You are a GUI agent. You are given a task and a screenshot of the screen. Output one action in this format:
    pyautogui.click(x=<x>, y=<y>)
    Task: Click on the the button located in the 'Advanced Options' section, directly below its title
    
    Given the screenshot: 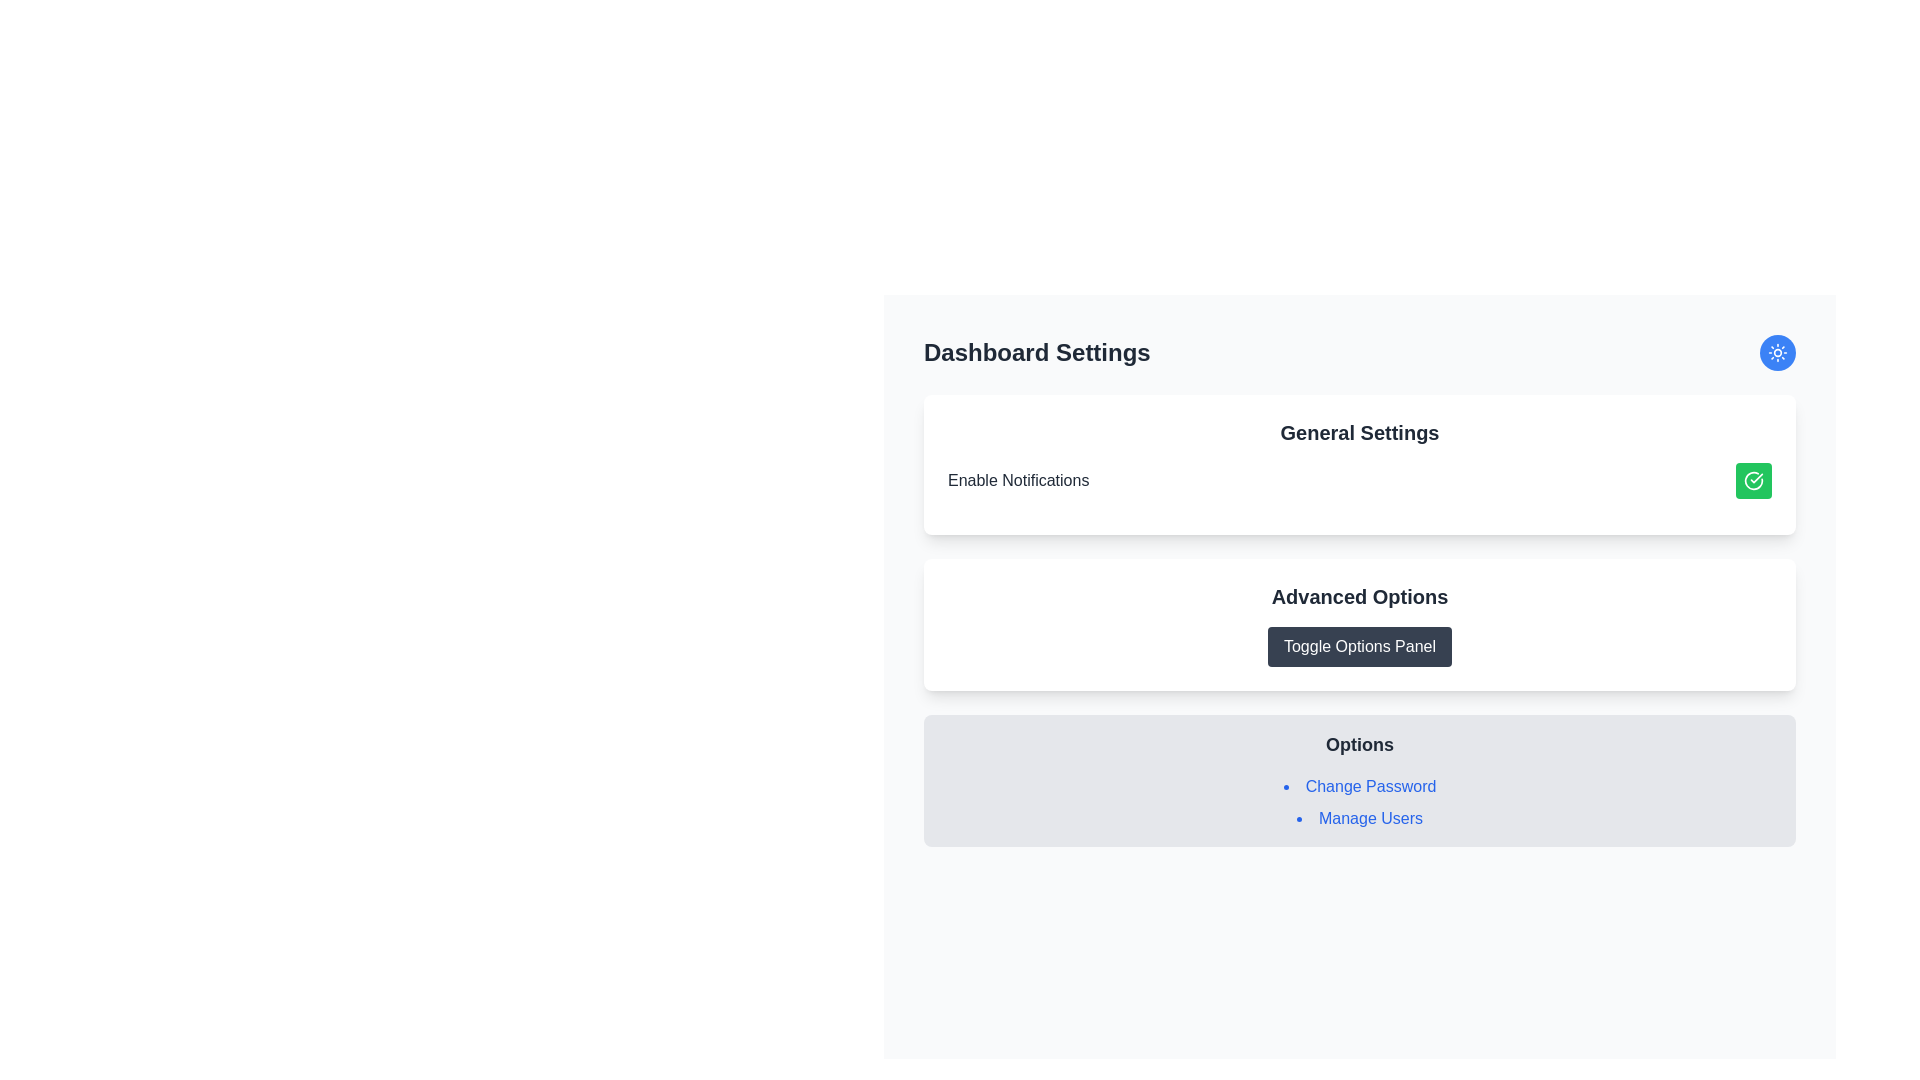 What is the action you would take?
    pyautogui.click(x=1359, y=647)
    